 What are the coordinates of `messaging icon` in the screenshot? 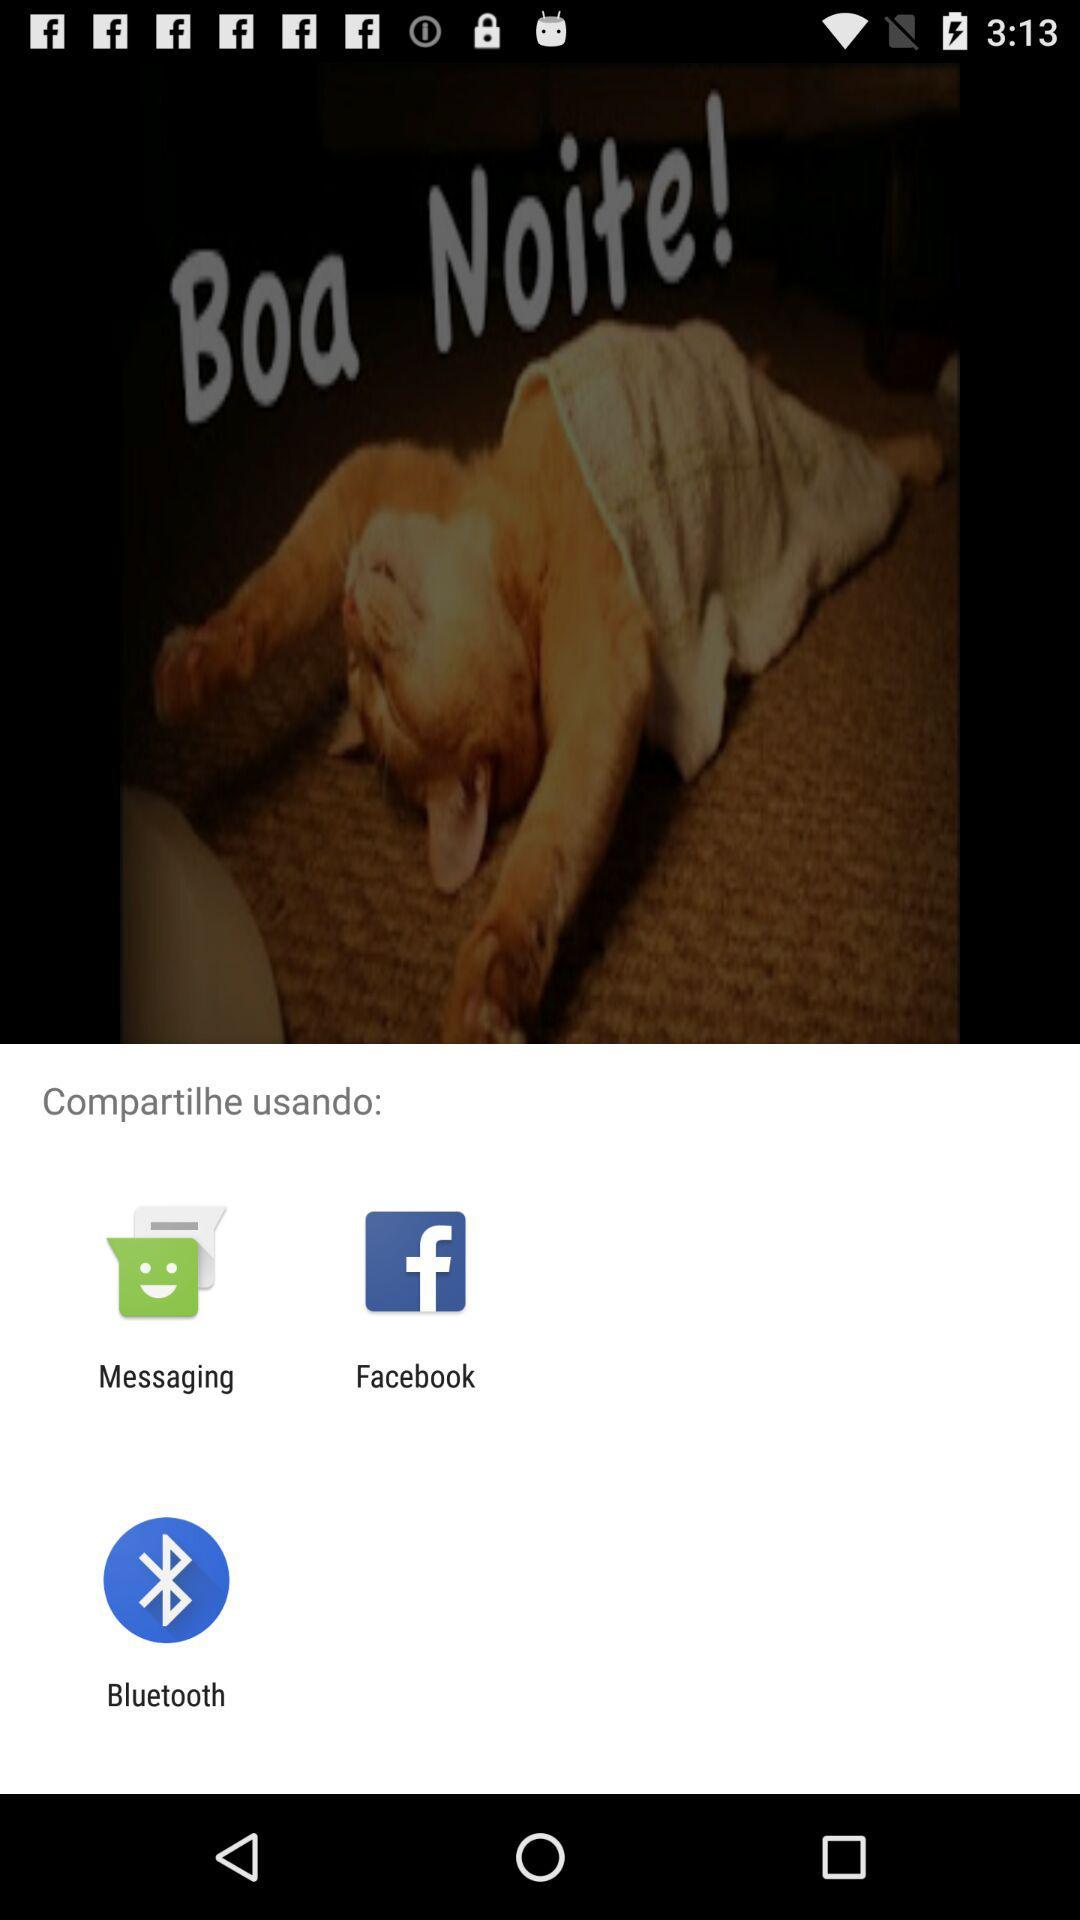 It's located at (165, 1392).